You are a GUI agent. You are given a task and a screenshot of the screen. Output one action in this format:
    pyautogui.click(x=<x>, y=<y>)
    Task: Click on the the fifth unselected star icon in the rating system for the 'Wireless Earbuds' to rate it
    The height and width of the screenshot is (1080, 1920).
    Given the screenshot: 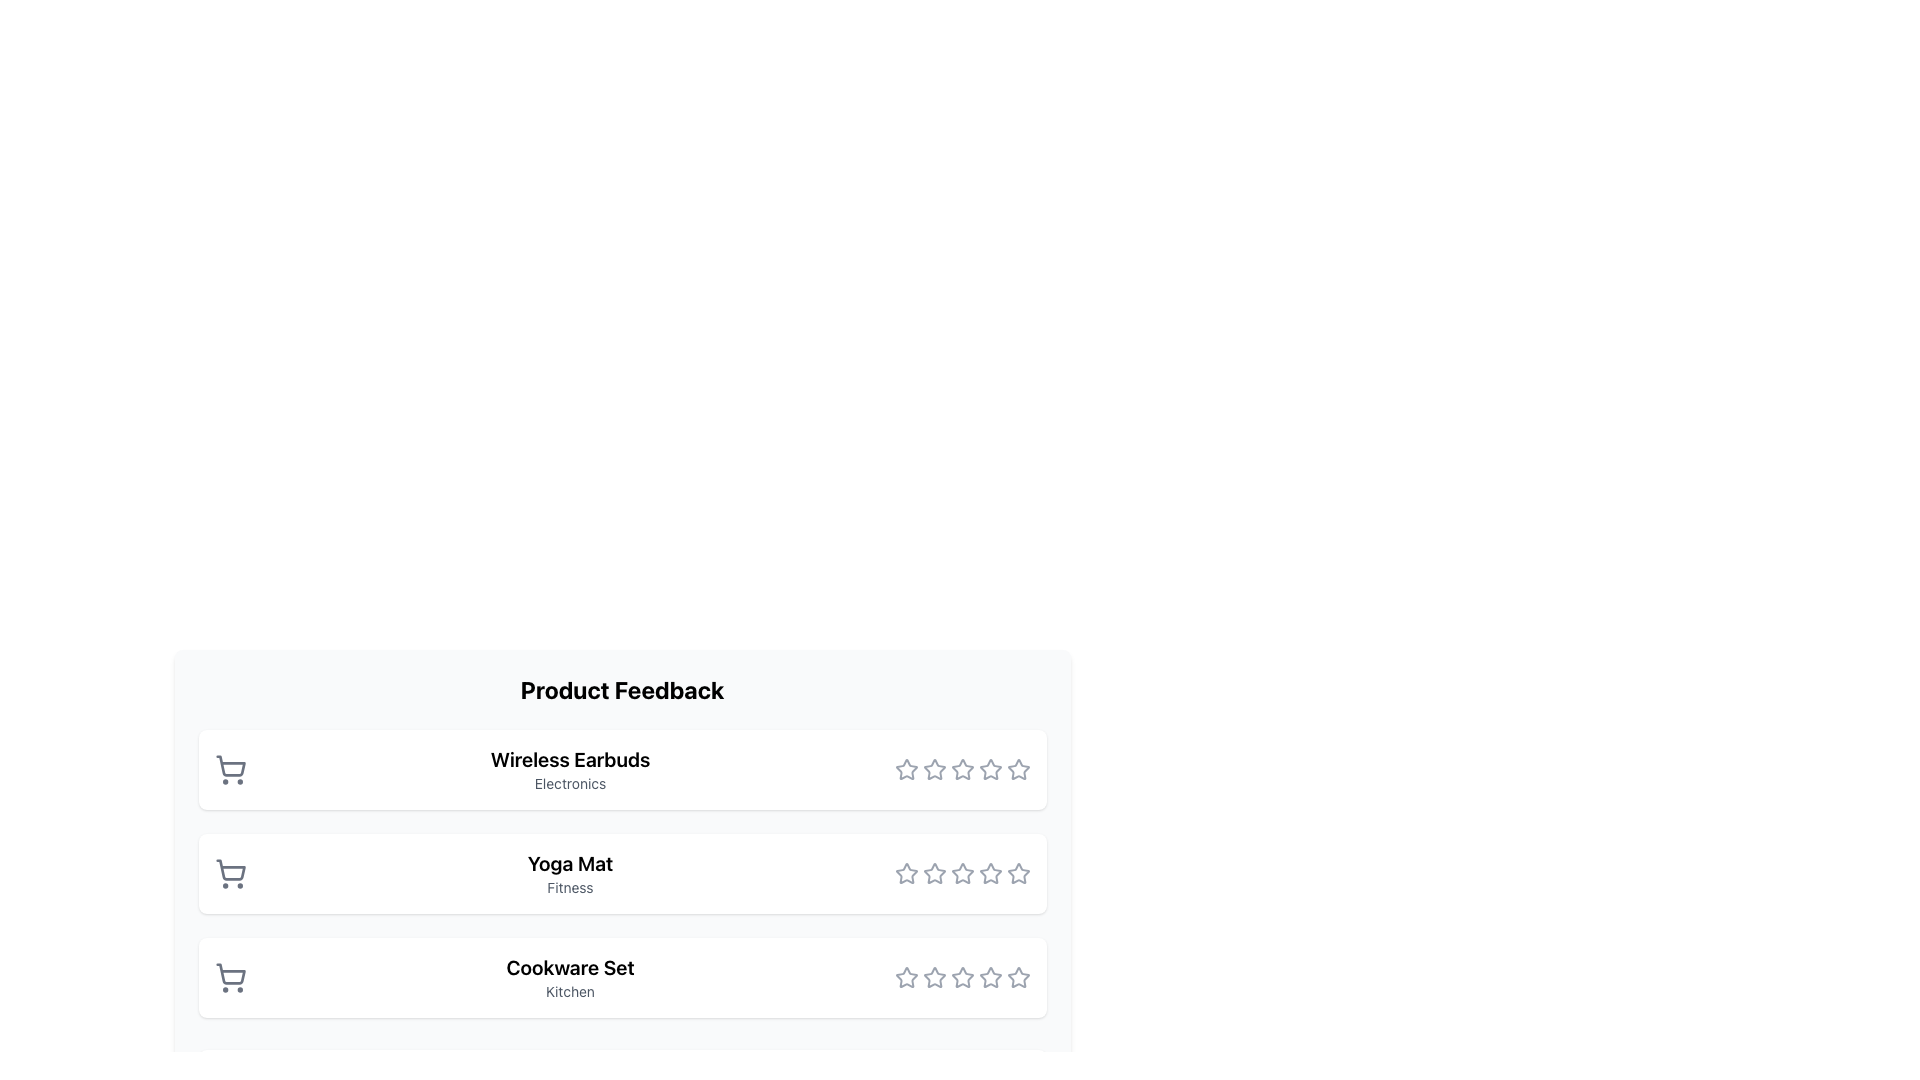 What is the action you would take?
    pyautogui.click(x=1018, y=769)
    